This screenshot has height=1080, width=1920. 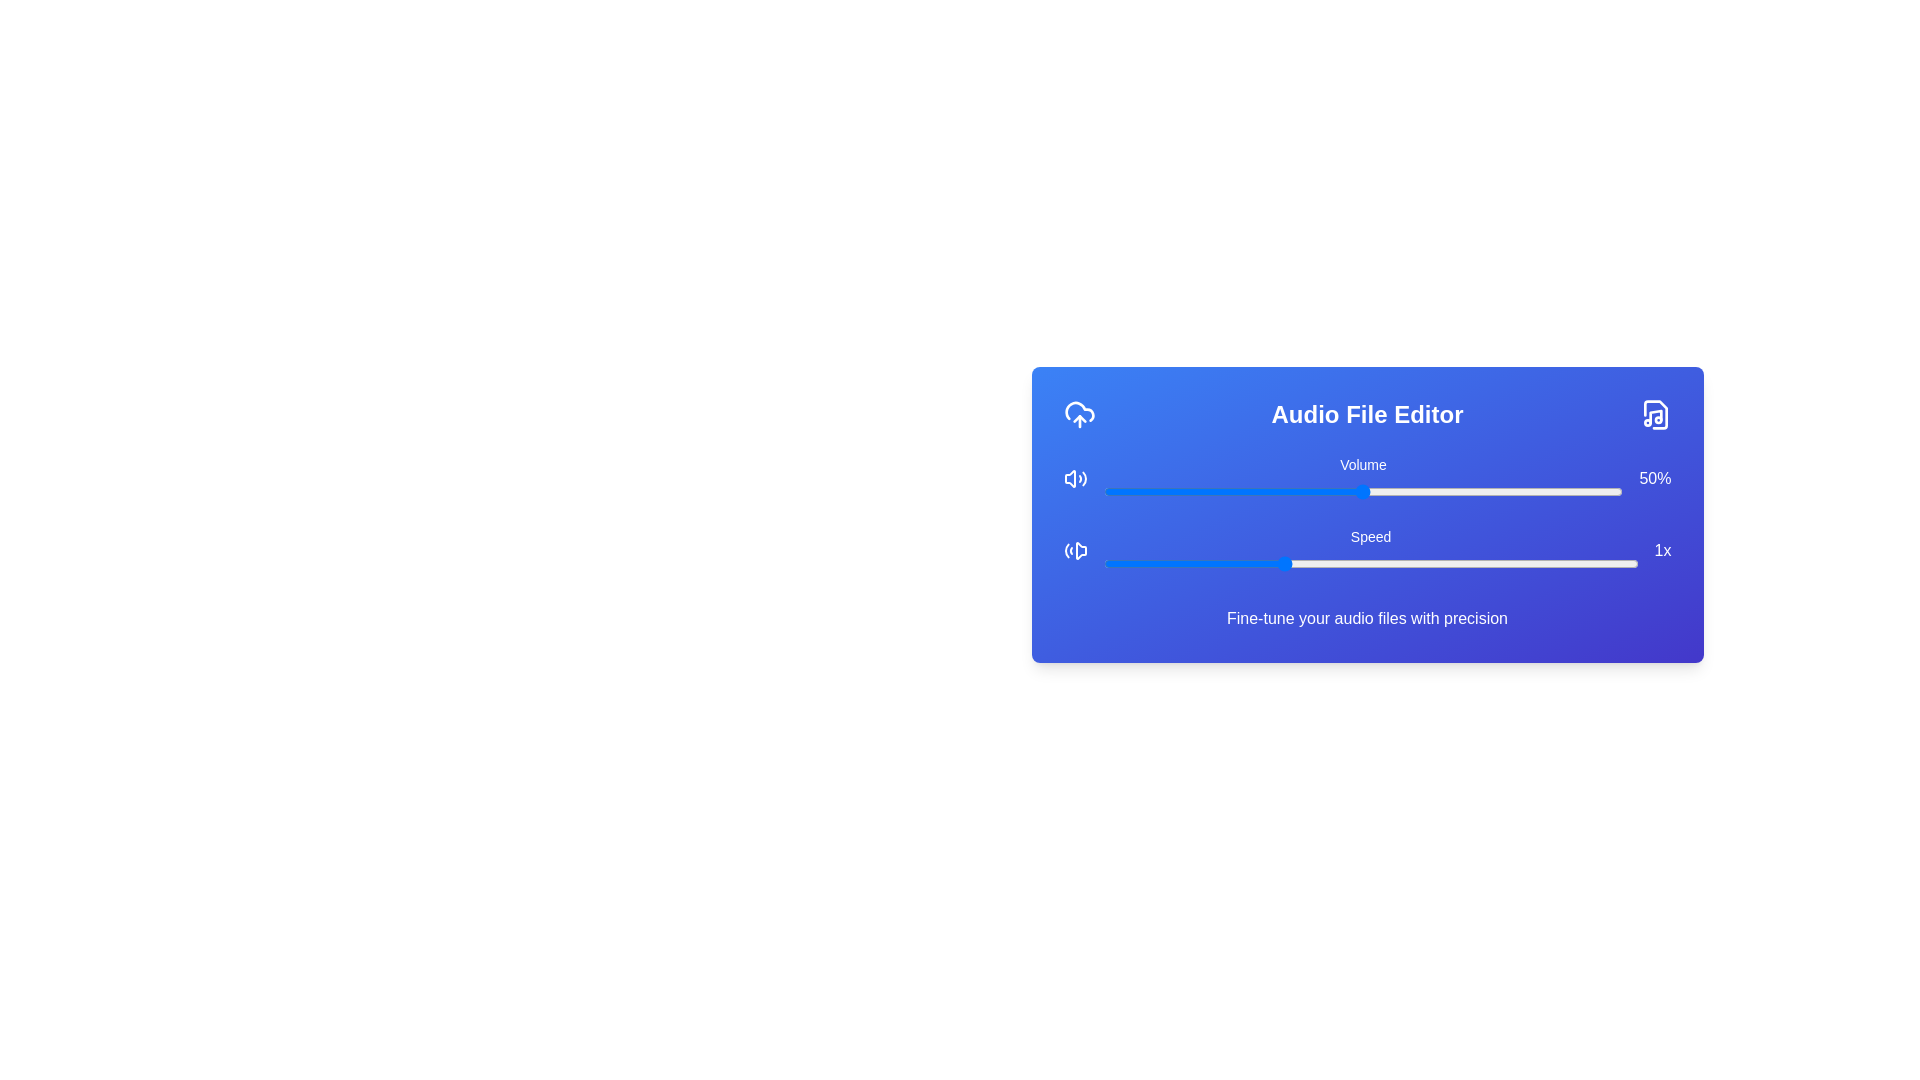 I want to click on the upload icon to initiate the upload process, so click(x=1078, y=414).